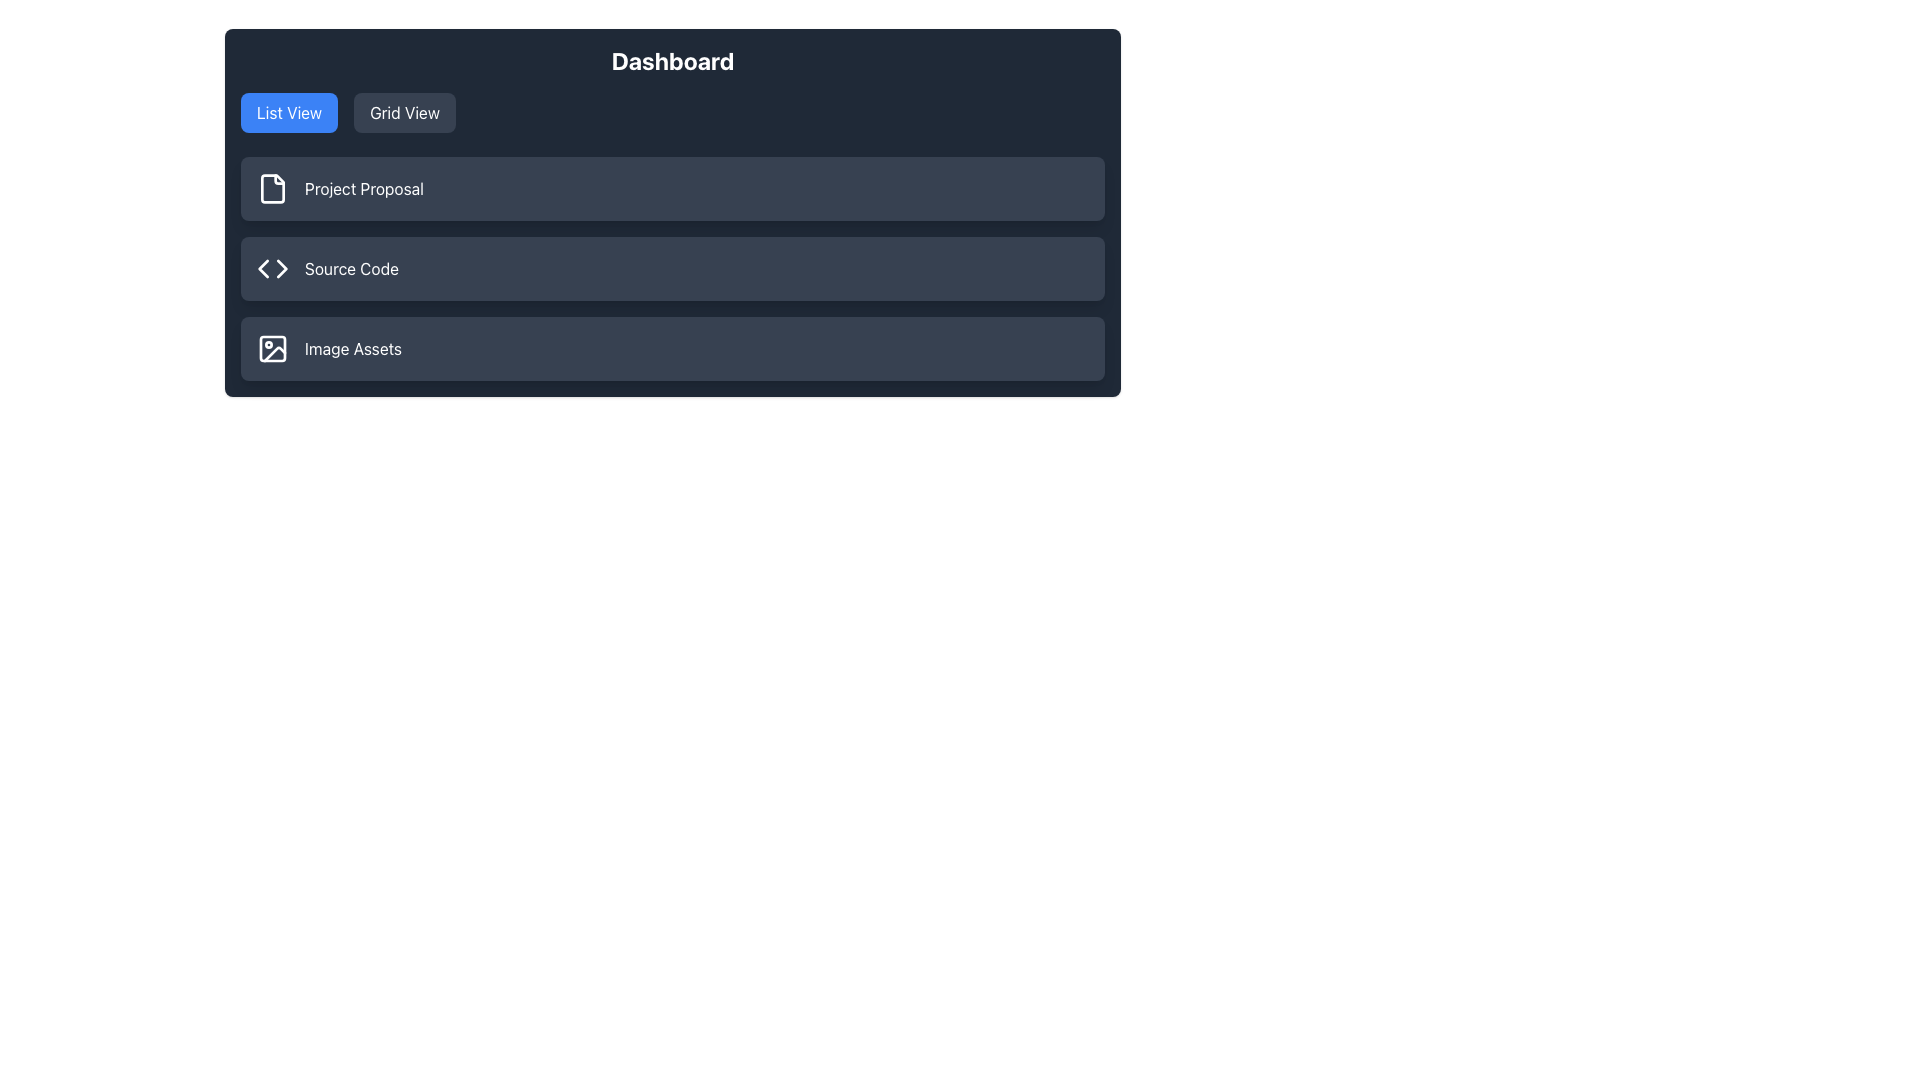  I want to click on the decorative icon representing the 'Project Proposal' document, located in the top-left section of its card layout, so click(272, 189).